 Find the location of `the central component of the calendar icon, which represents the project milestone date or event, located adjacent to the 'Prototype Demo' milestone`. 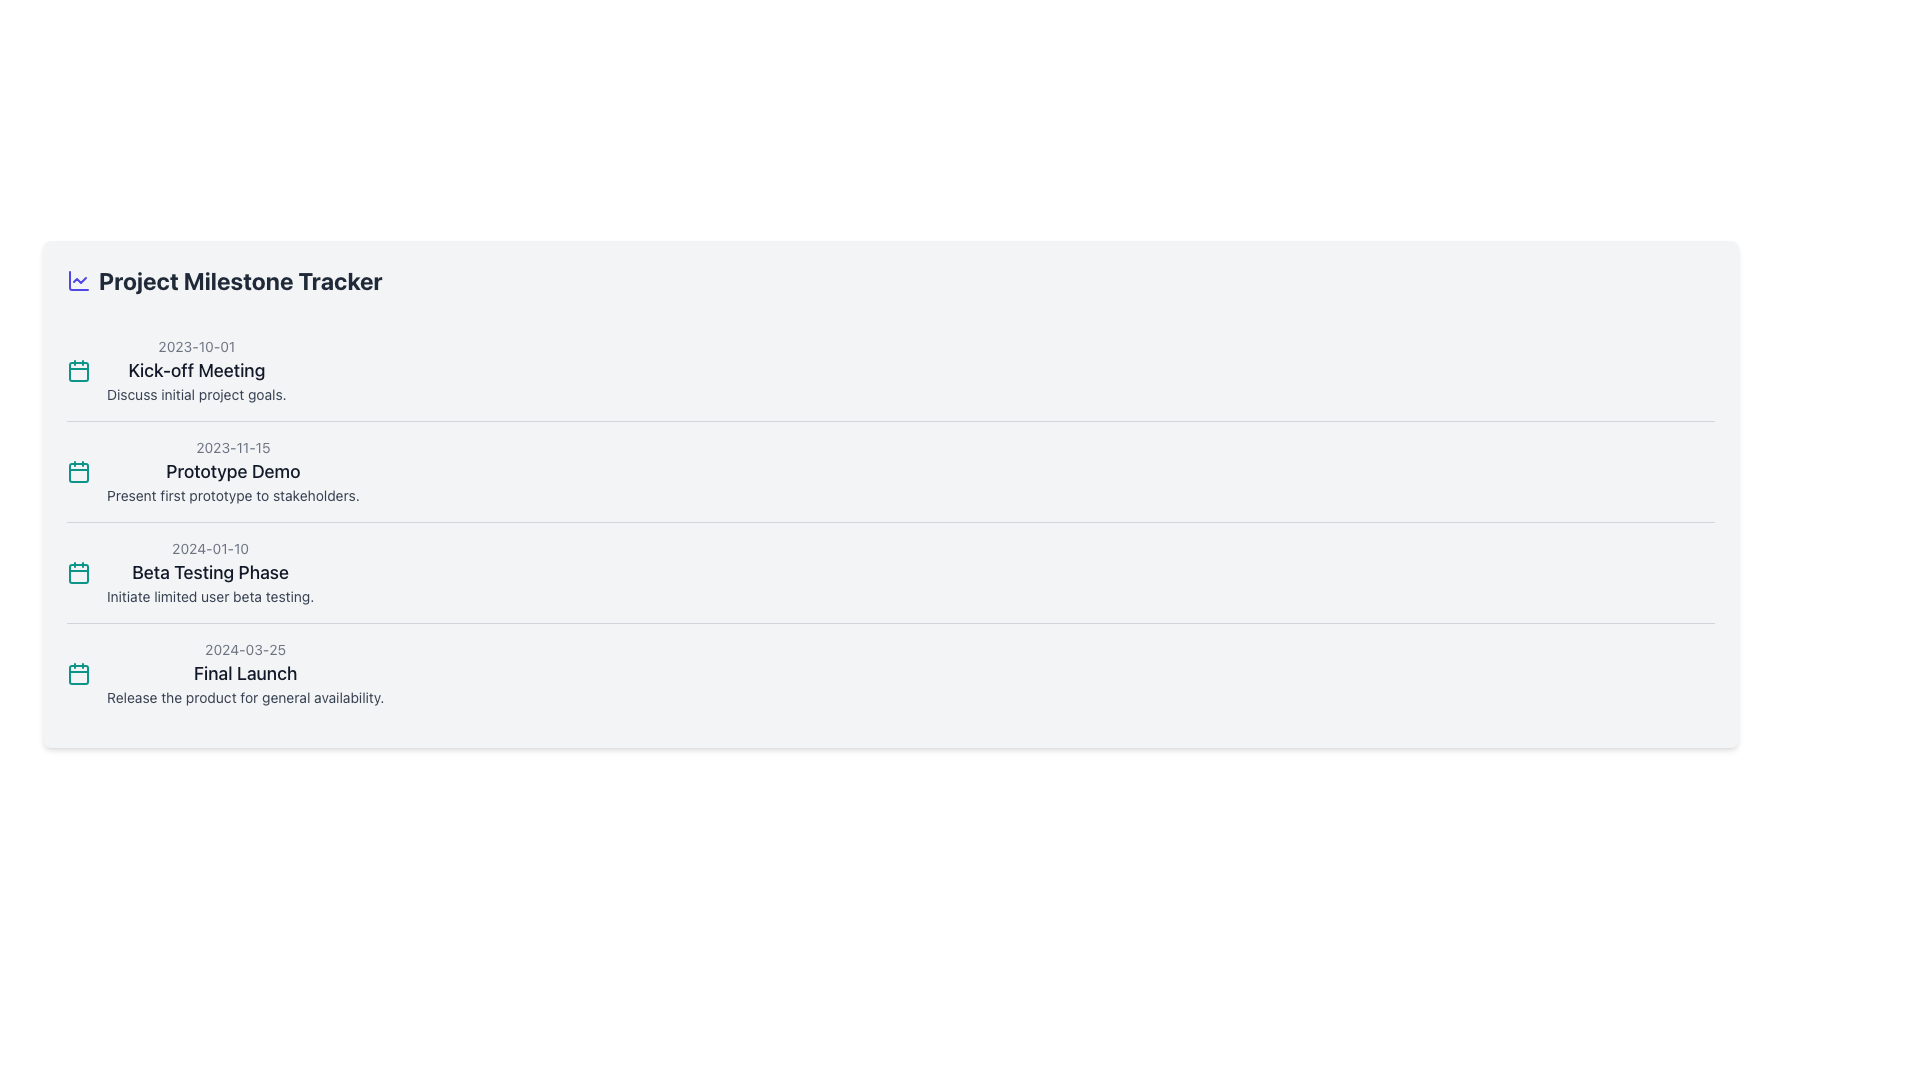

the central component of the calendar icon, which represents the project milestone date or event, located adjacent to the 'Prototype Demo' milestone is located at coordinates (78, 473).